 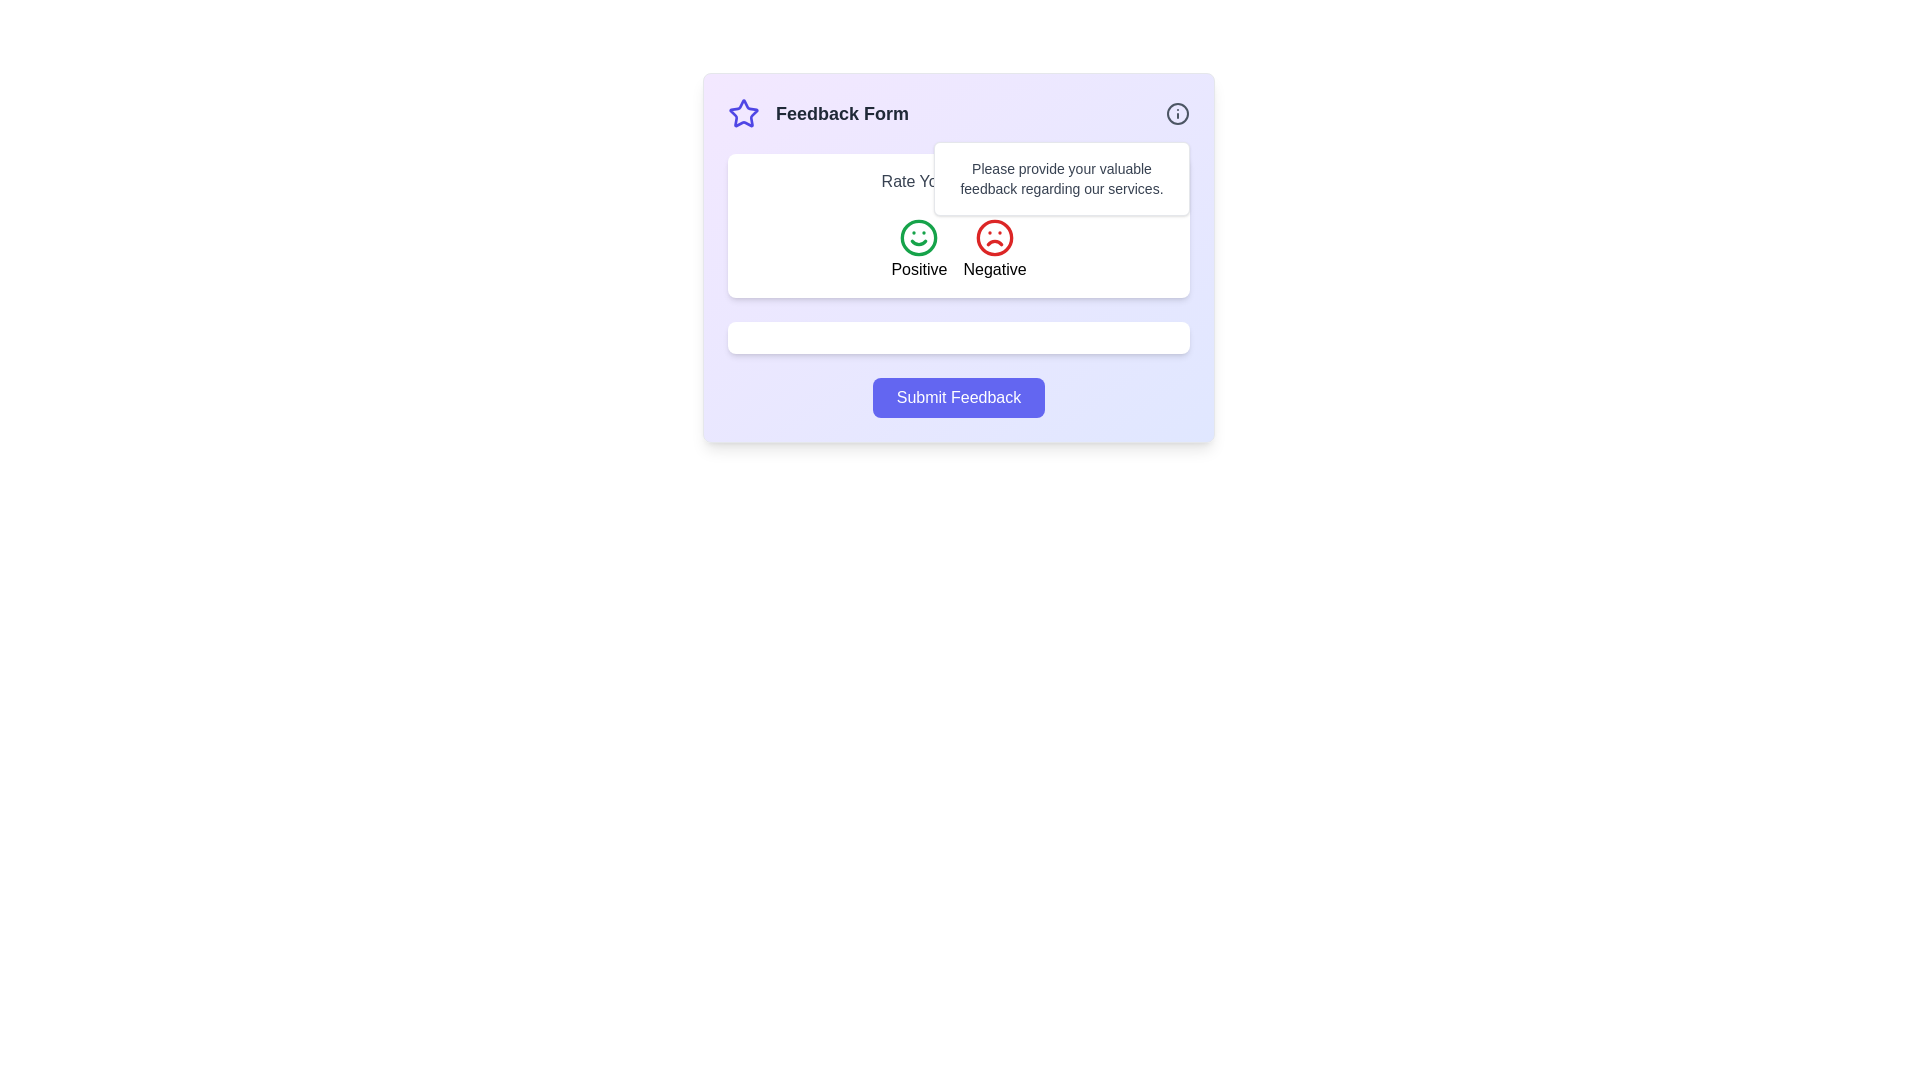 What do you see at coordinates (918, 237) in the screenshot?
I see `the positive feedback smiley face icon located under the 'Rate Your Feedback' heading to trigger visual feedback or tooltip information` at bounding box center [918, 237].